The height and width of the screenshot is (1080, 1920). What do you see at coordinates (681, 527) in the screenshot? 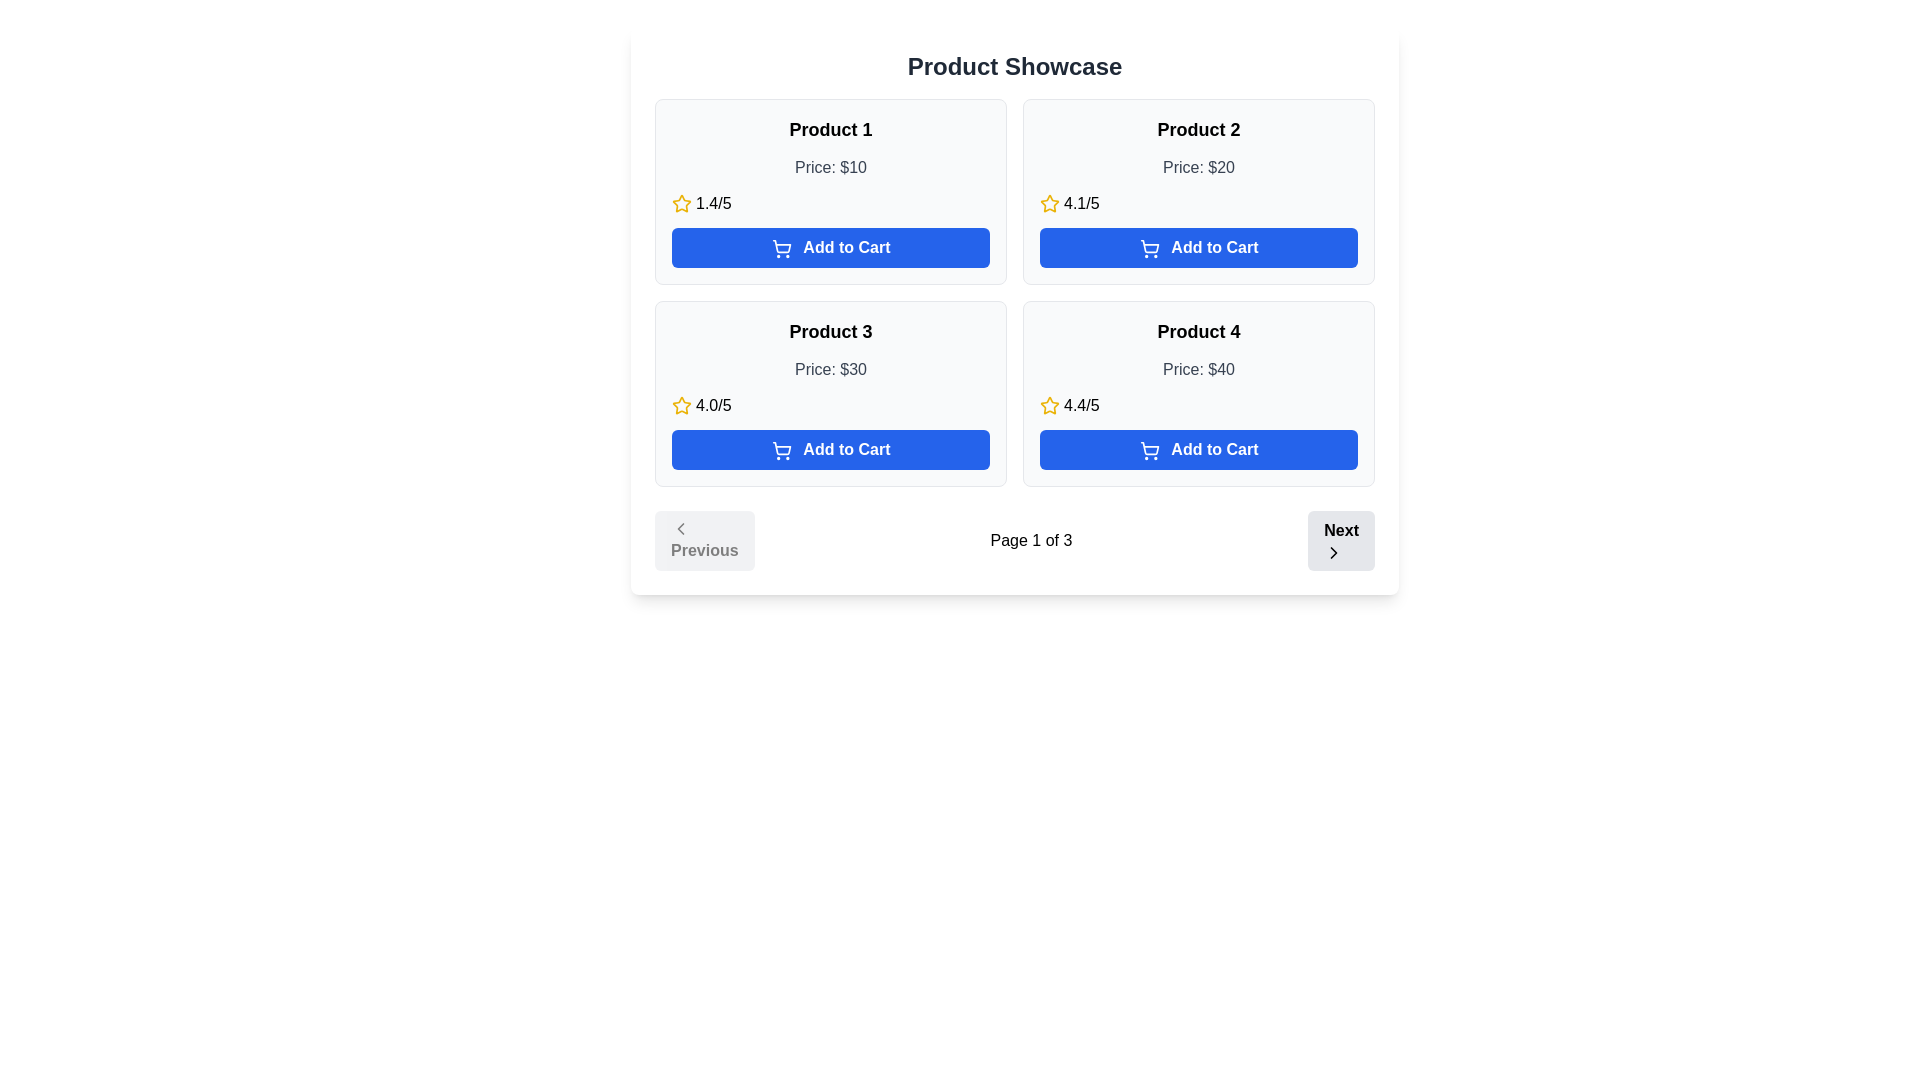
I see `the 'Previous' button icon (SVG) located at the bottom left corner of the layout` at bounding box center [681, 527].